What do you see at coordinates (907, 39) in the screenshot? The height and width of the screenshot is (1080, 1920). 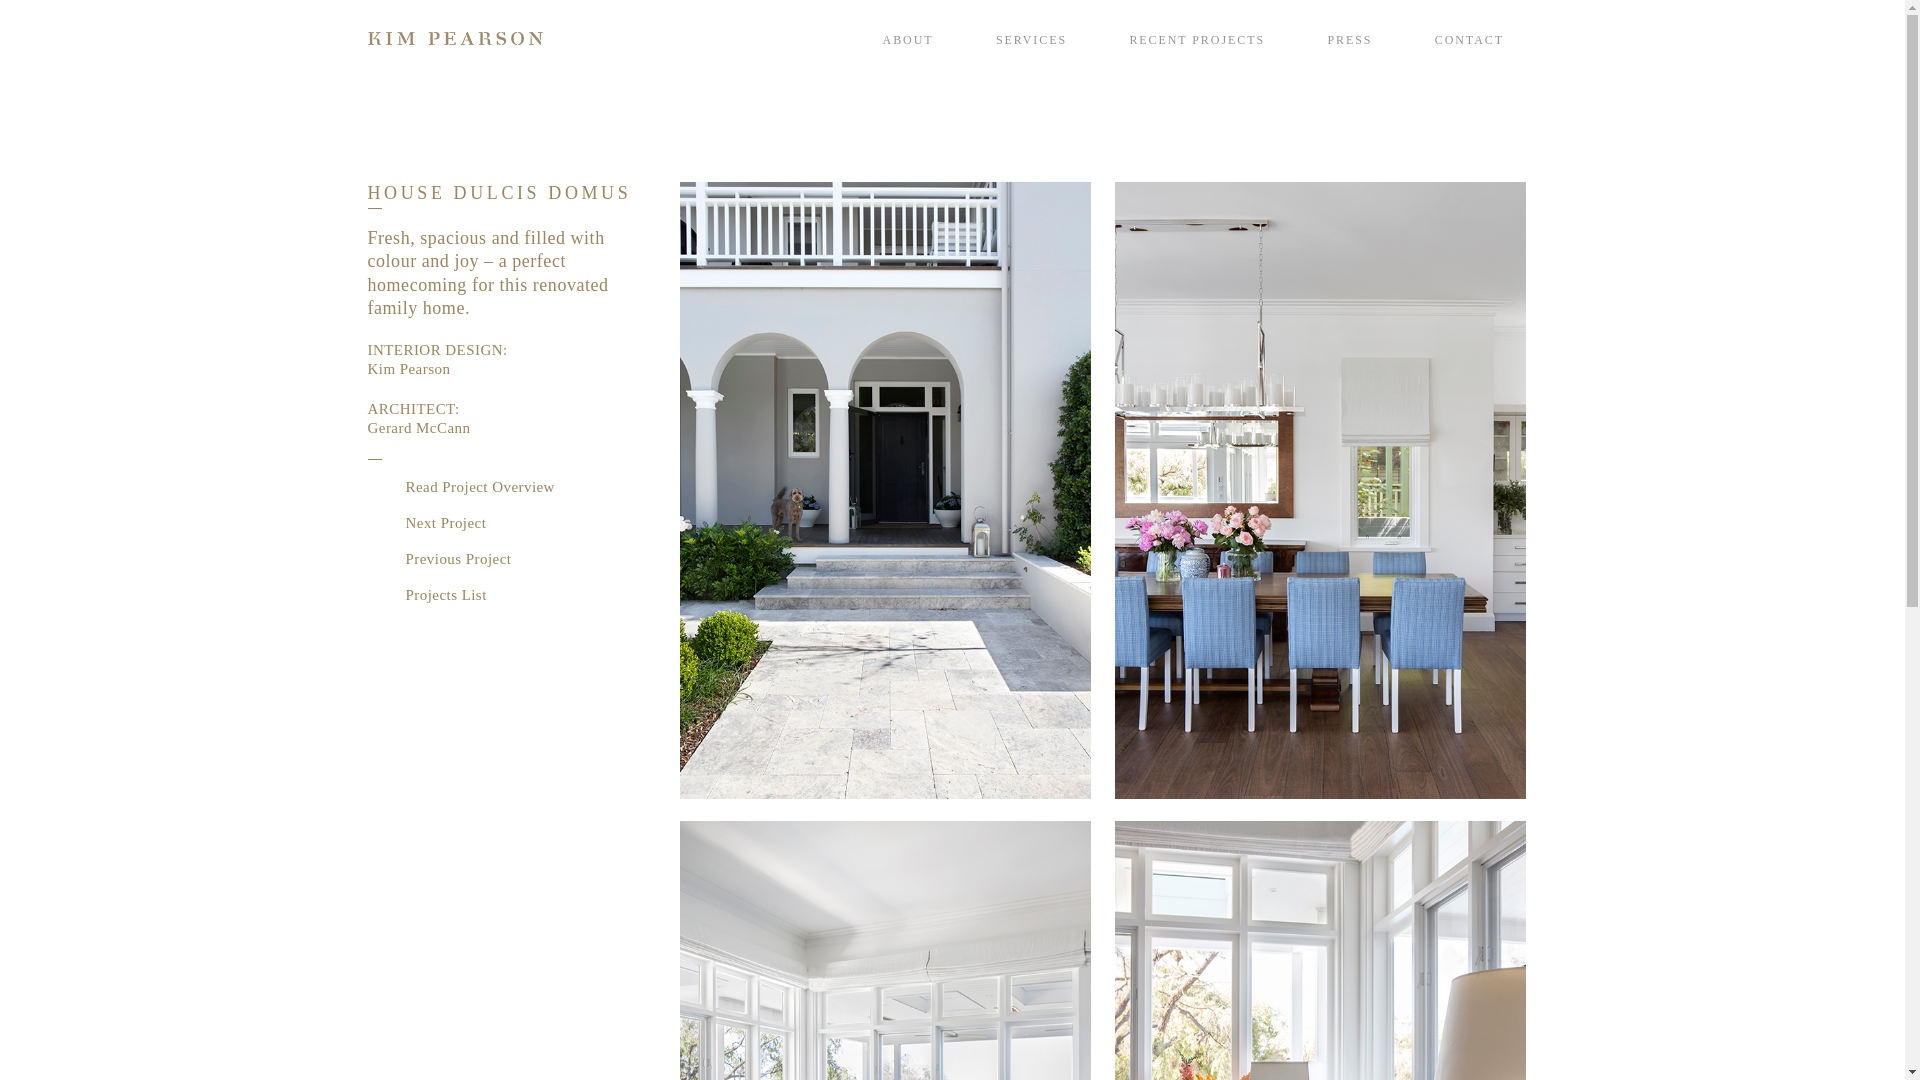 I see `'ABOUT'` at bounding box center [907, 39].